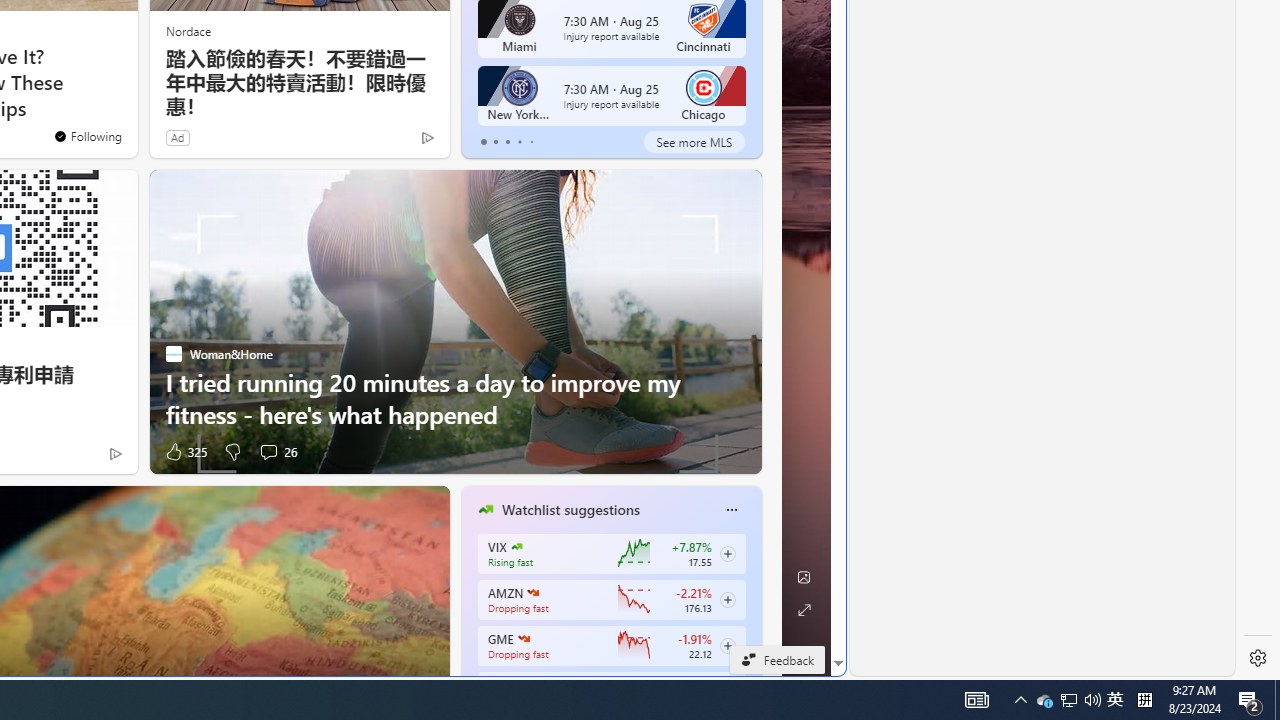 Image resolution: width=1280 pixels, height=720 pixels. Describe the element at coordinates (730, 508) in the screenshot. I see `'Class: icon-img'` at that location.